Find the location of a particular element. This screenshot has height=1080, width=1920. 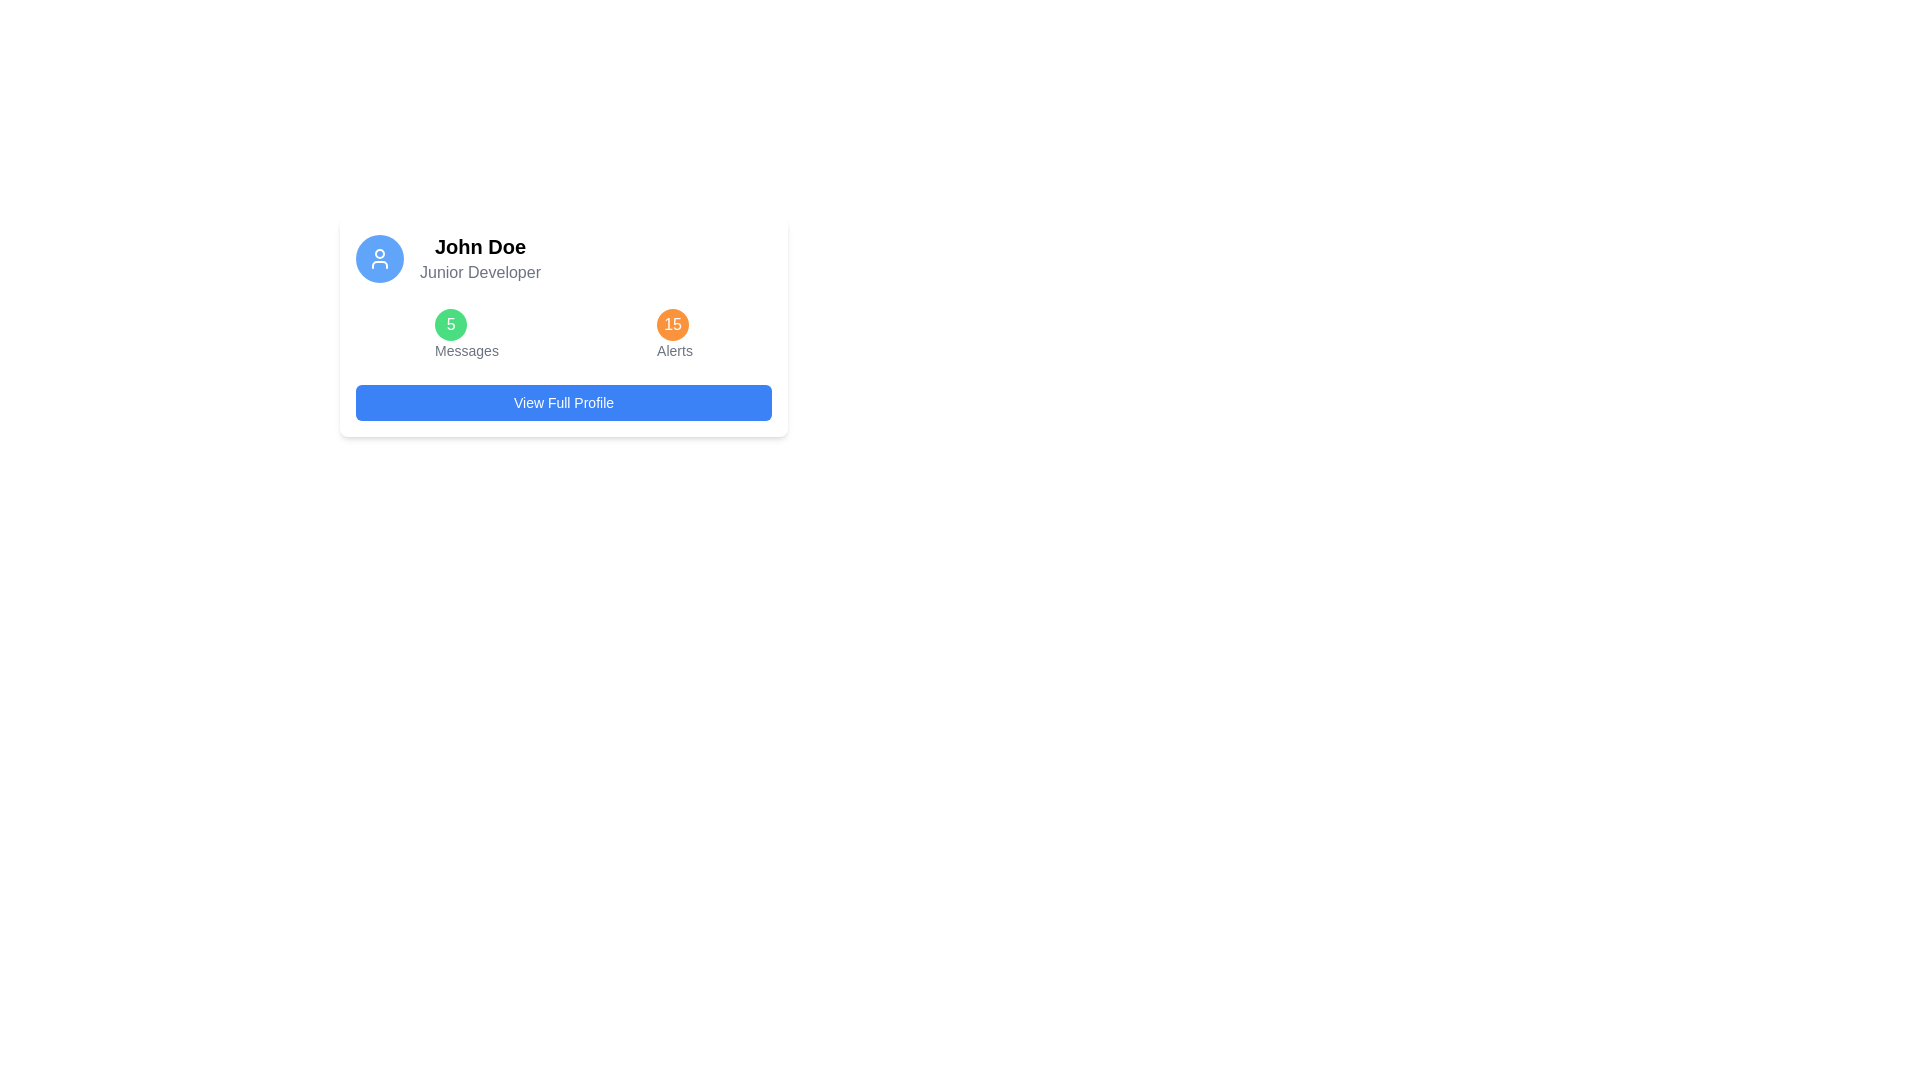

the user avatar icon, which is a circular icon with a silhouette of a user in white lines against a blue background, located to the left of the text 'John Doe' is located at coordinates (379, 257).